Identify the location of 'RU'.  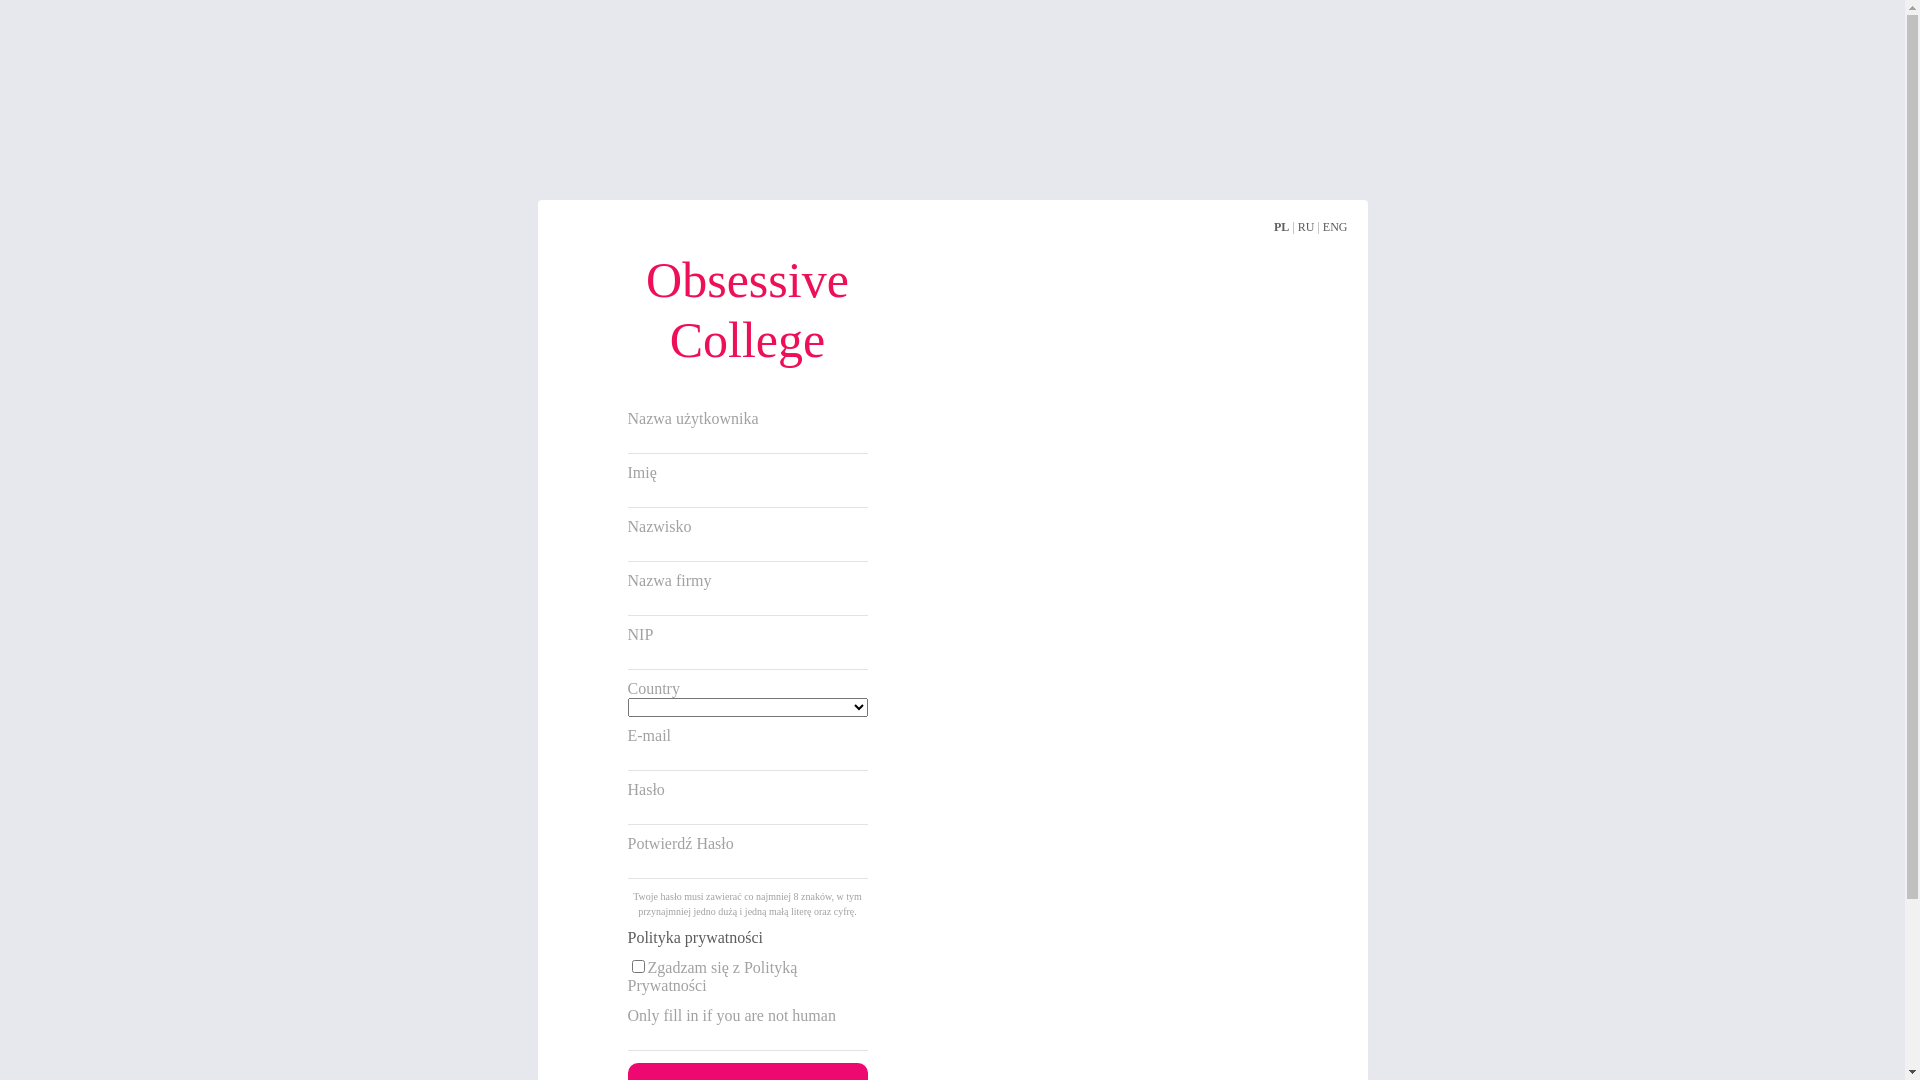
(1306, 226).